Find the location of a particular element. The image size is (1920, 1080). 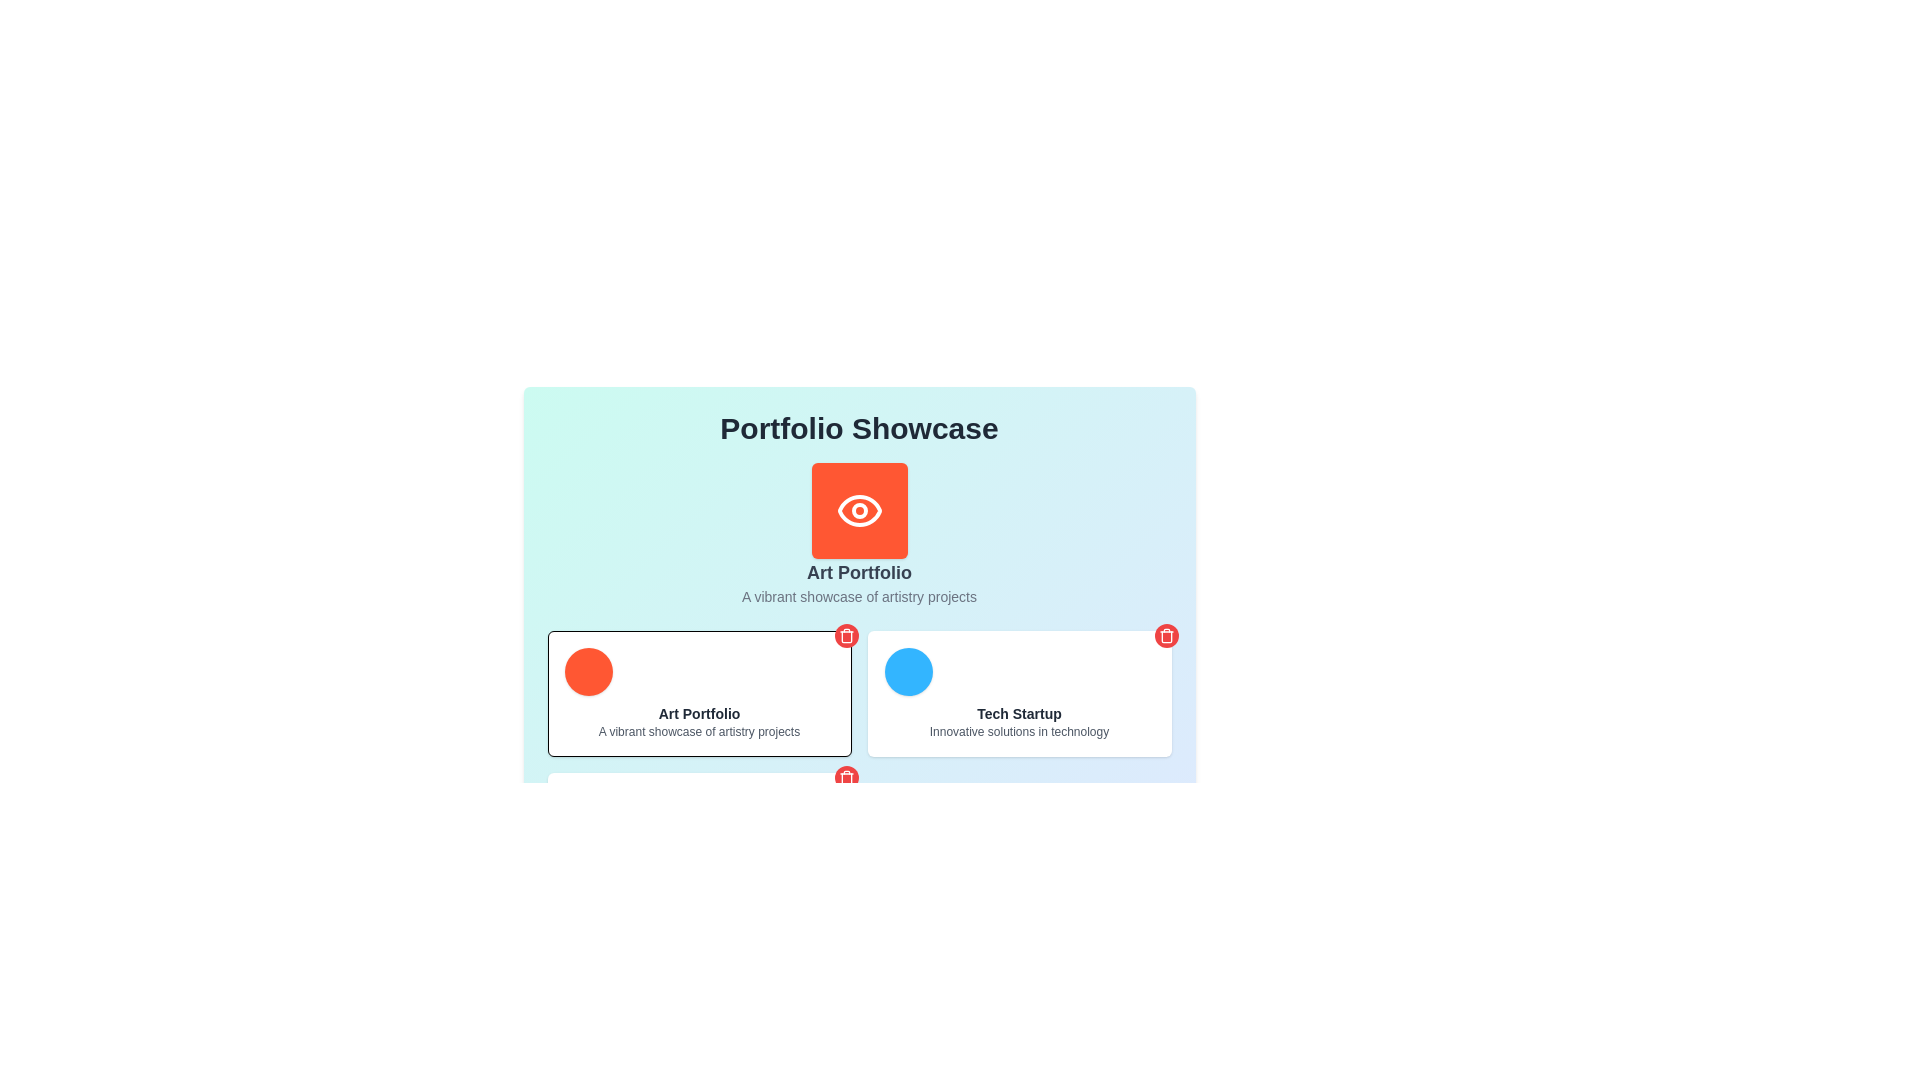

the text element that provides a concise description or summary related to the 'Art Portfolio' title, located below the title within a card-like component in the left card of a two-card layout is located at coordinates (699, 732).